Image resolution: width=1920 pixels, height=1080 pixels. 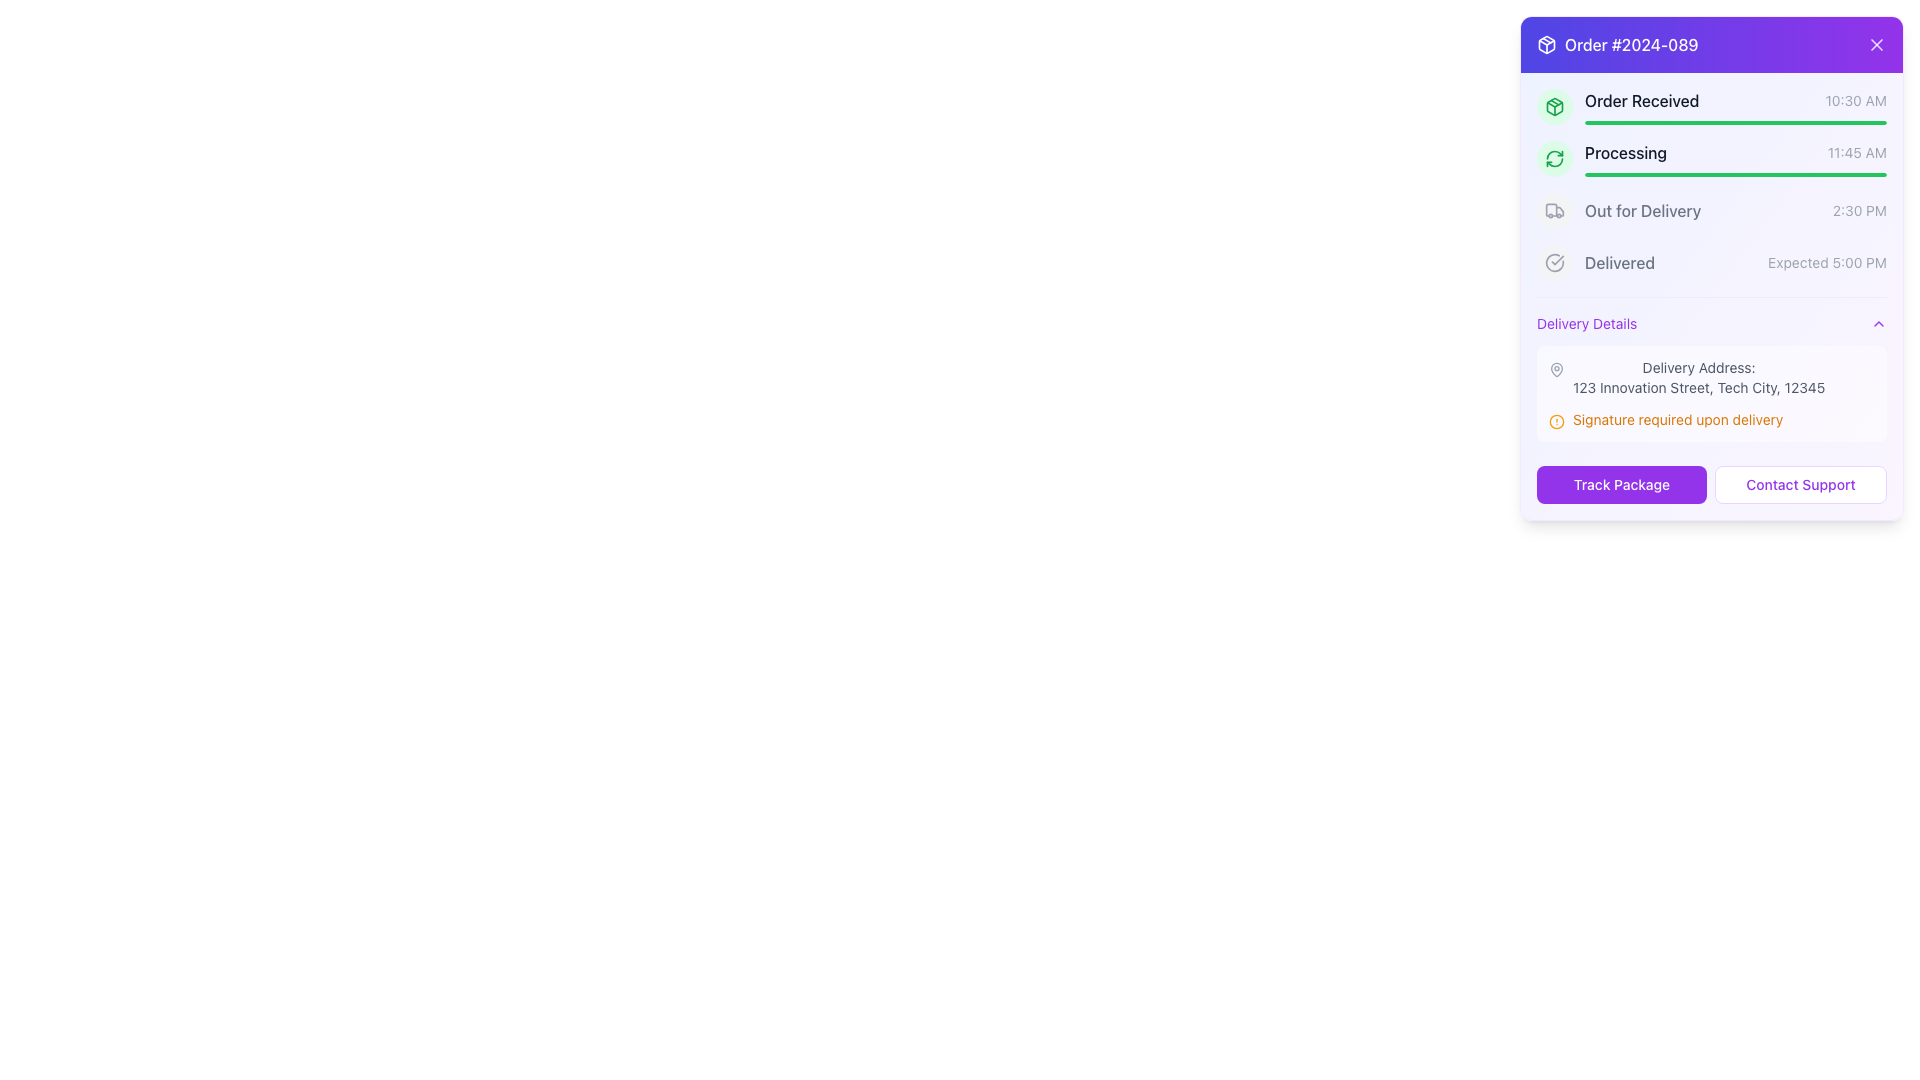 I want to click on the Status icon, which is a circular icon with a green background and a refresh symbol in the center, located to the left of the 'Processing' text, so click(x=1554, y=157).